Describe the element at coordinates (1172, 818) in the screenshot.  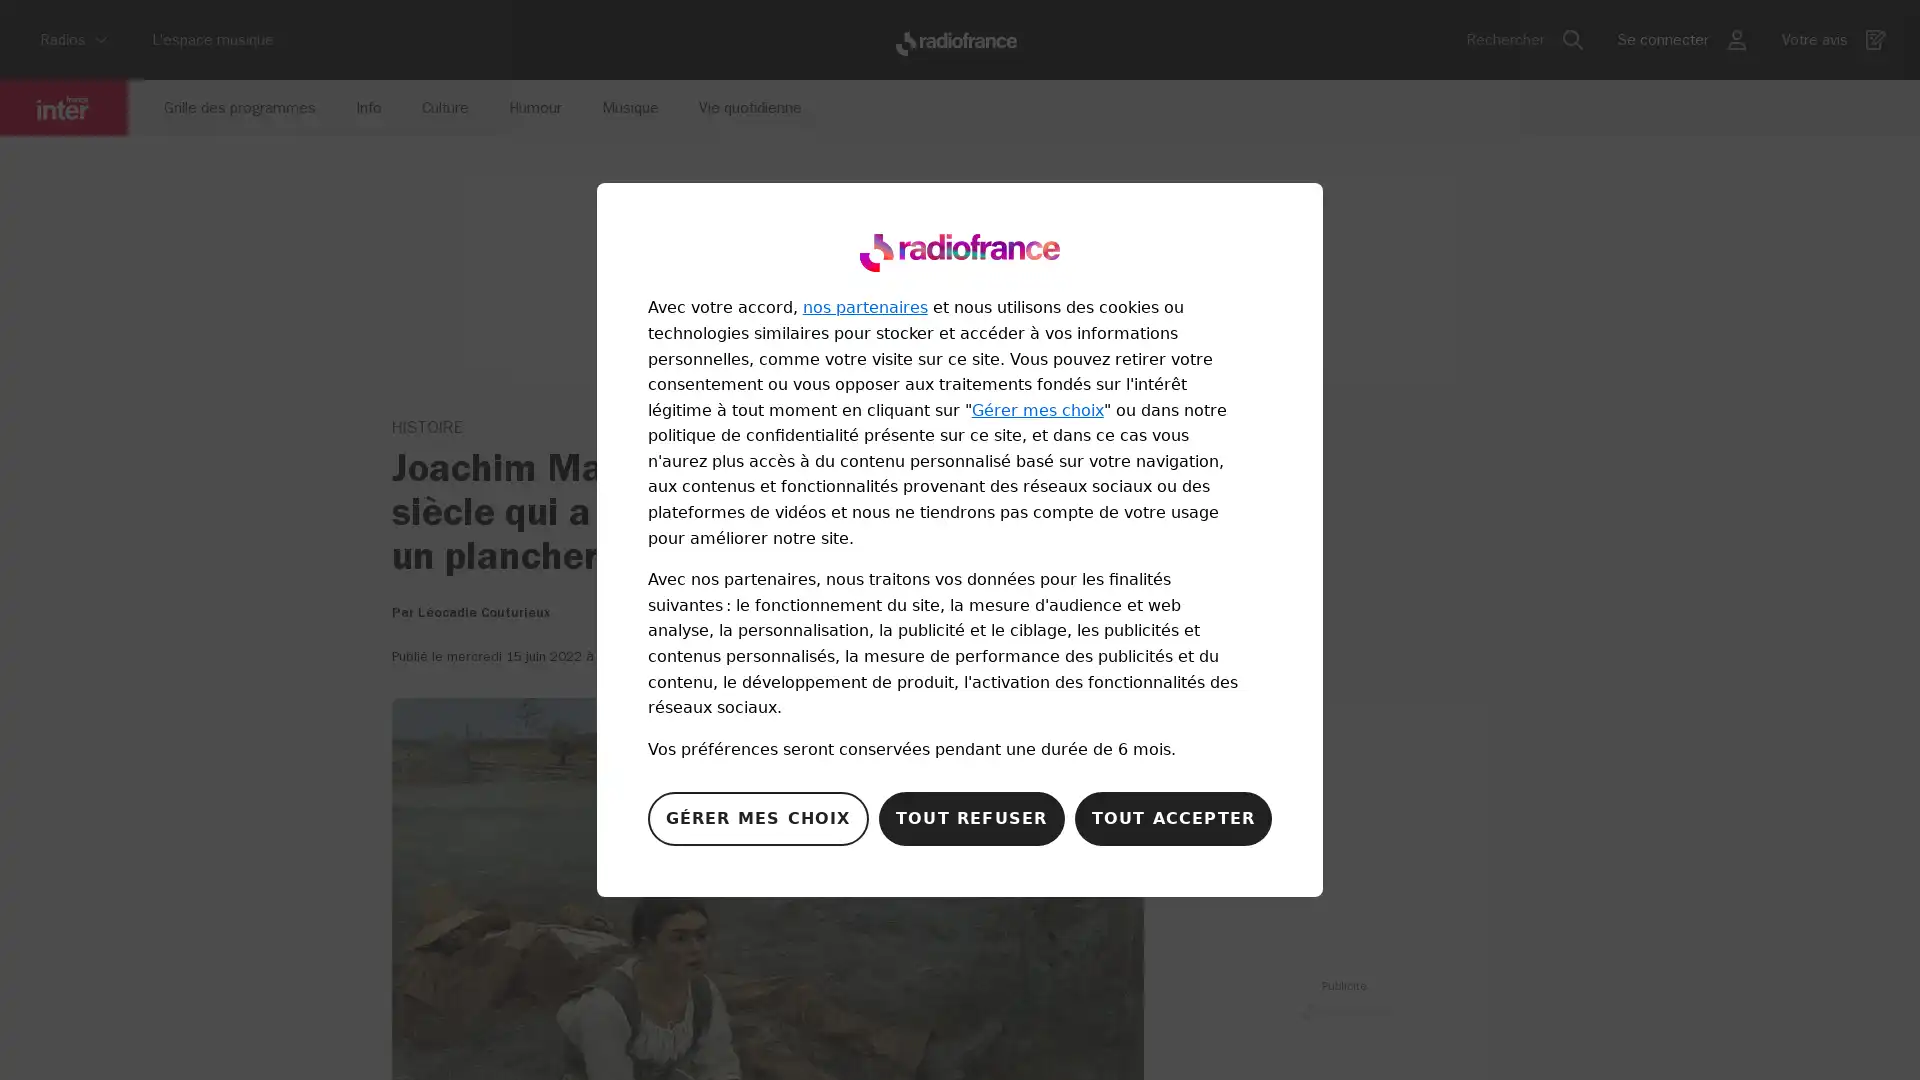
I see `Accepter notre traitement des donnees et fermer` at that location.